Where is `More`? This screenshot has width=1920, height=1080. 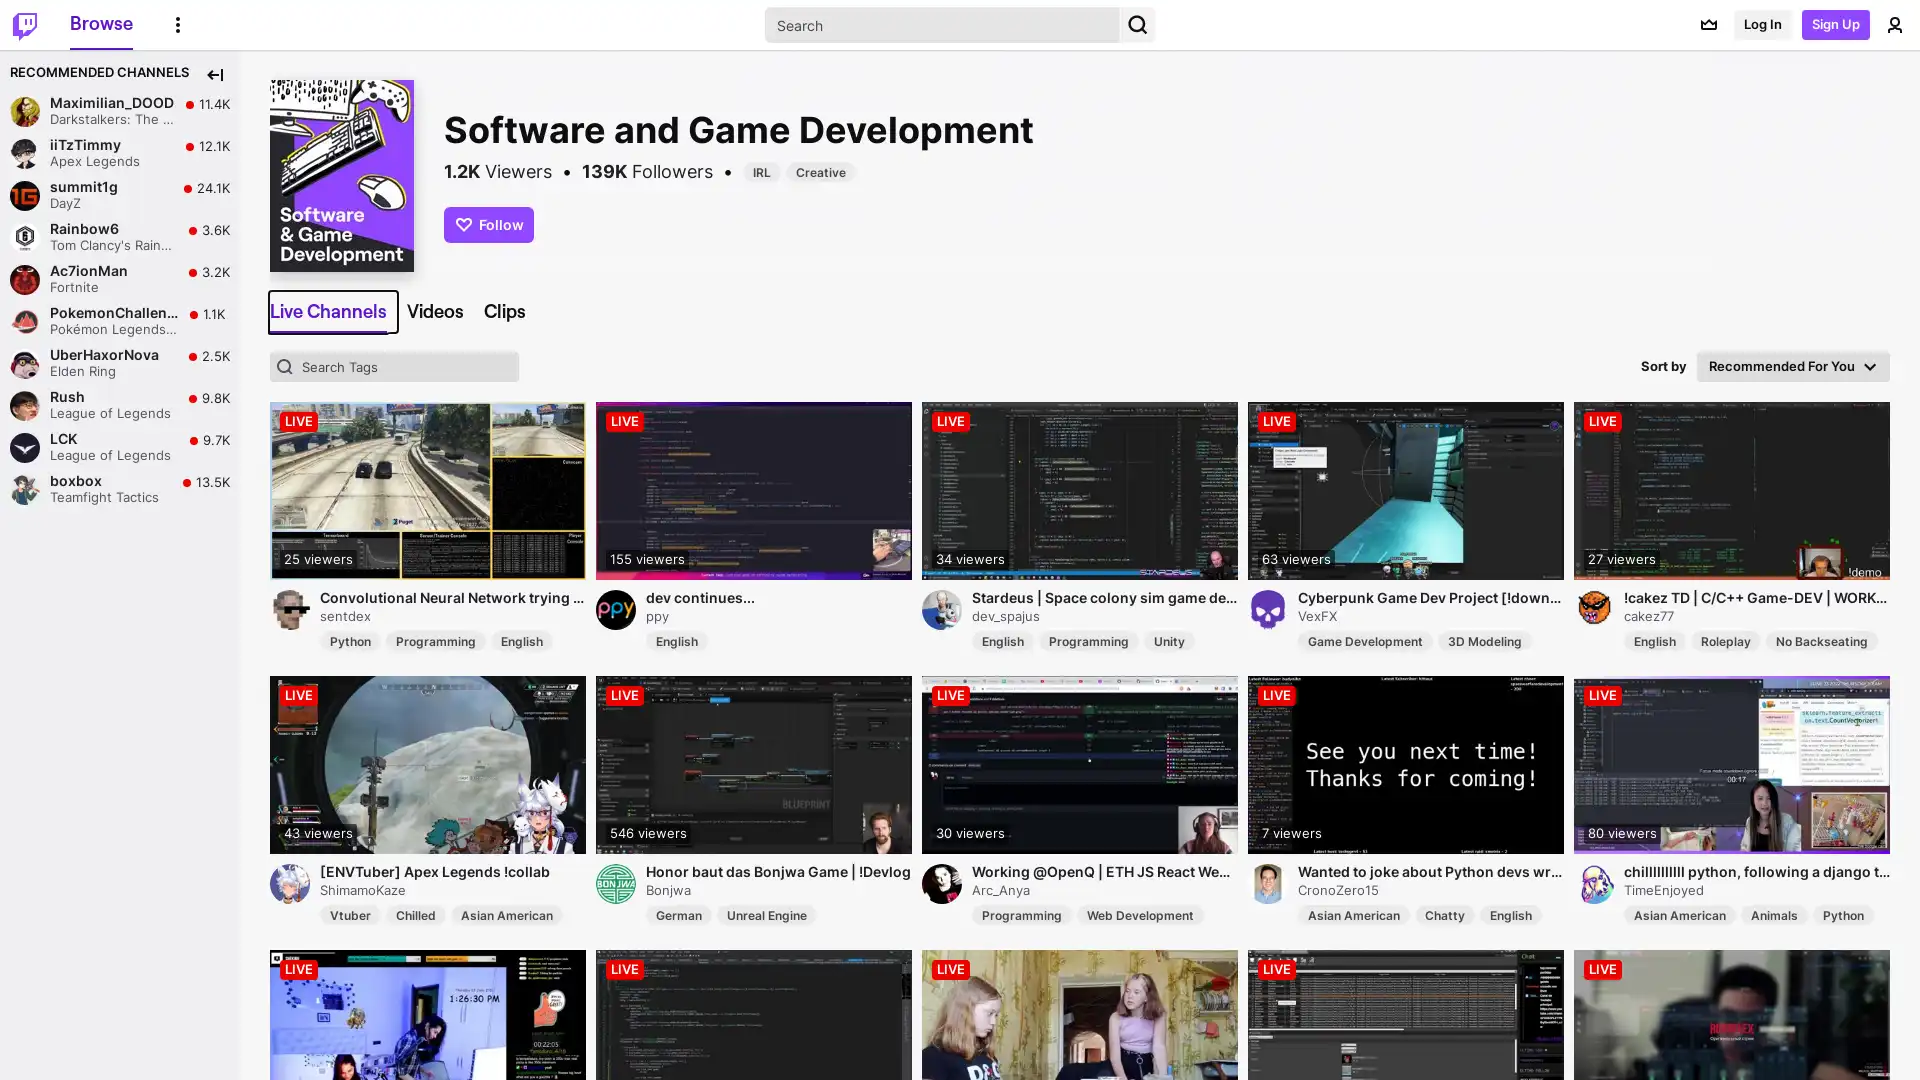 More is located at coordinates (177, 23).